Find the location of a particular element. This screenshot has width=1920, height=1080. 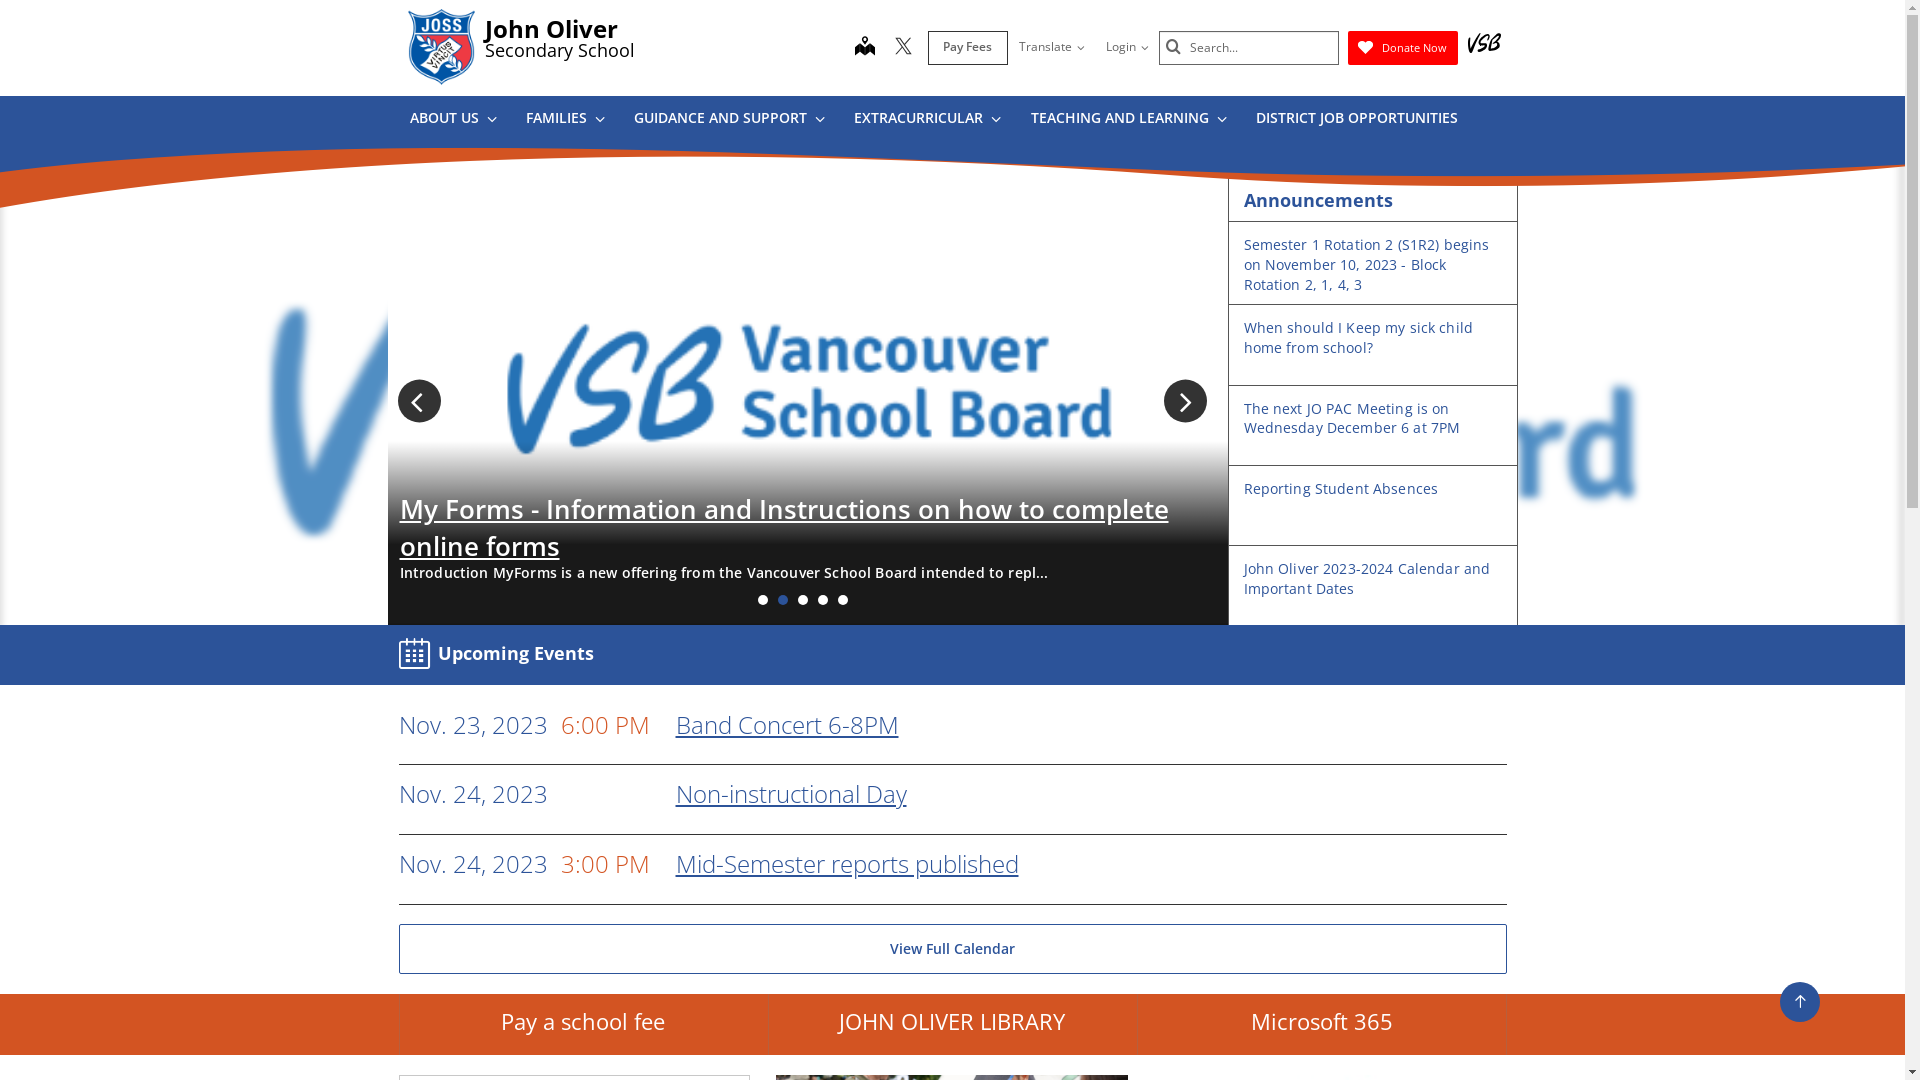

'Translate' is located at coordinates (1050, 46).